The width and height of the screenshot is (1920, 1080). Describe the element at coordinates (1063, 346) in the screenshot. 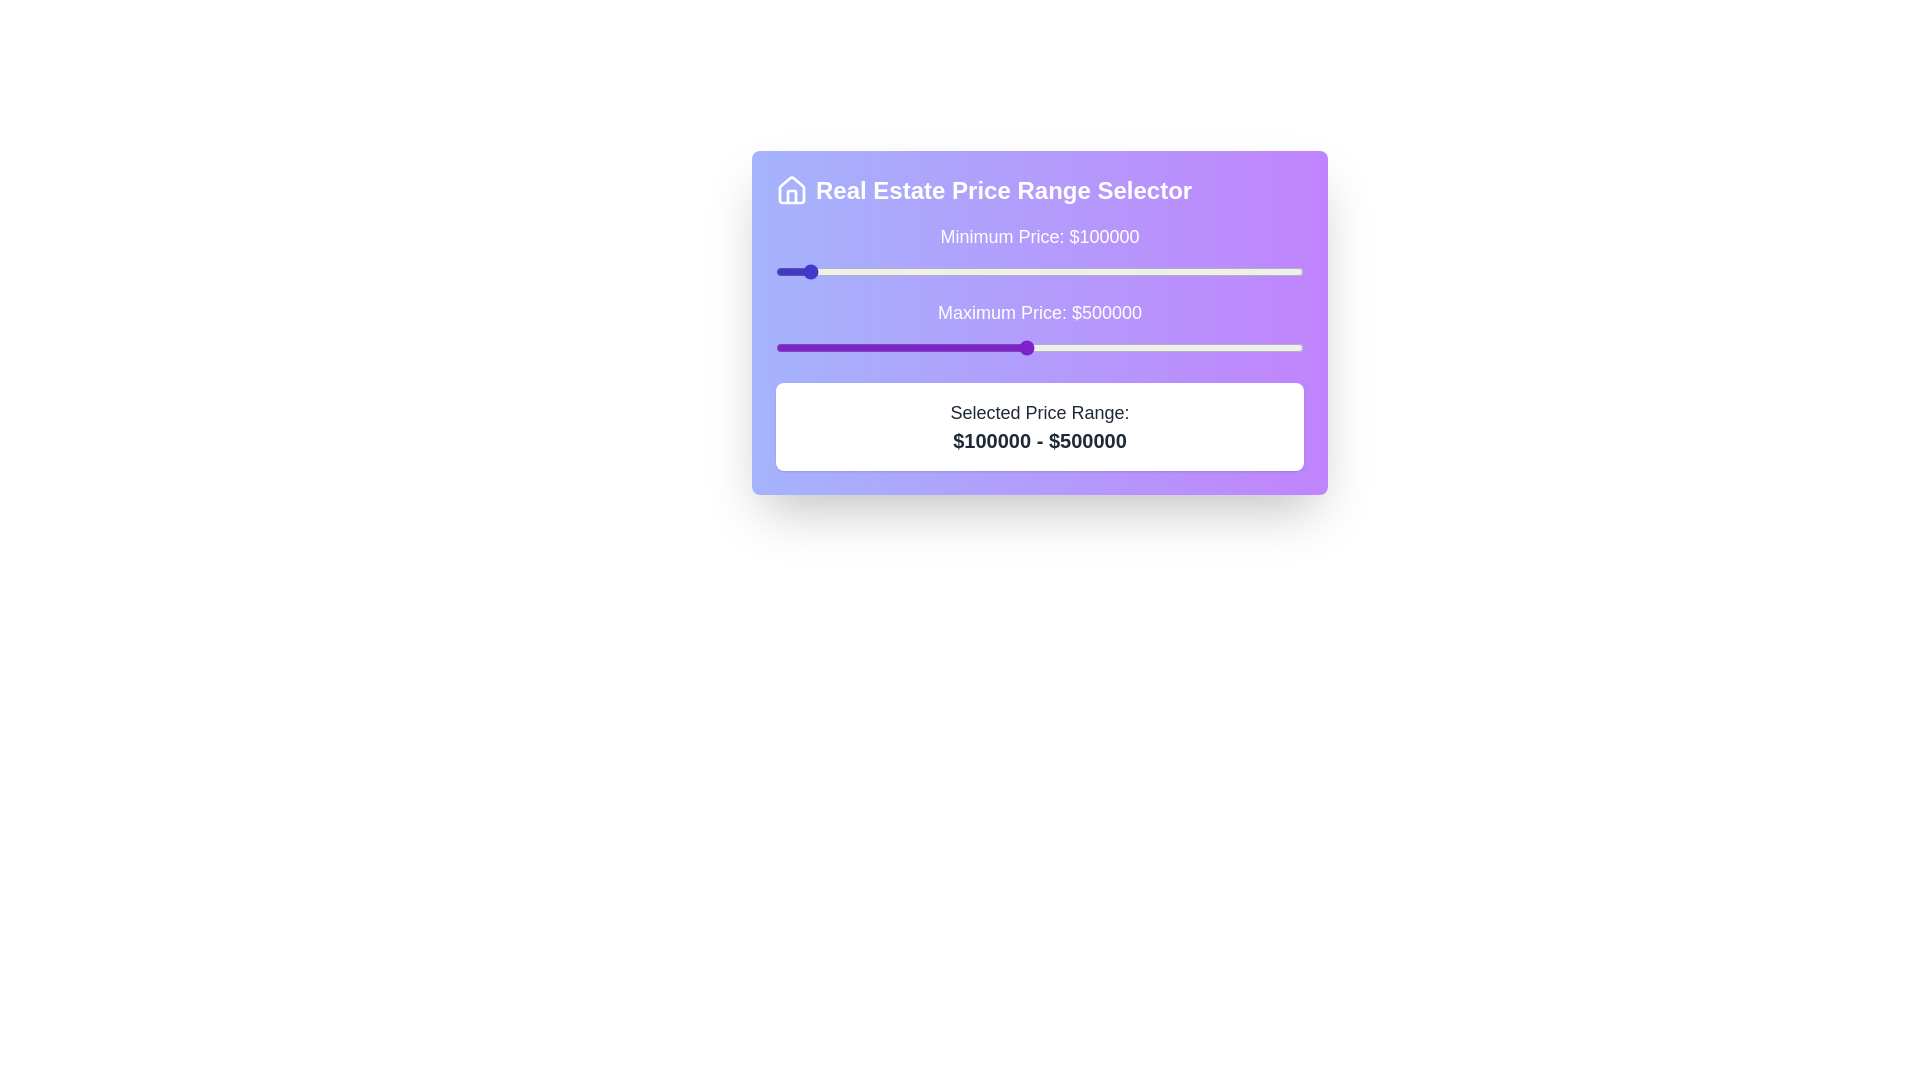

I see `the maximum price slider to 569593` at that location.